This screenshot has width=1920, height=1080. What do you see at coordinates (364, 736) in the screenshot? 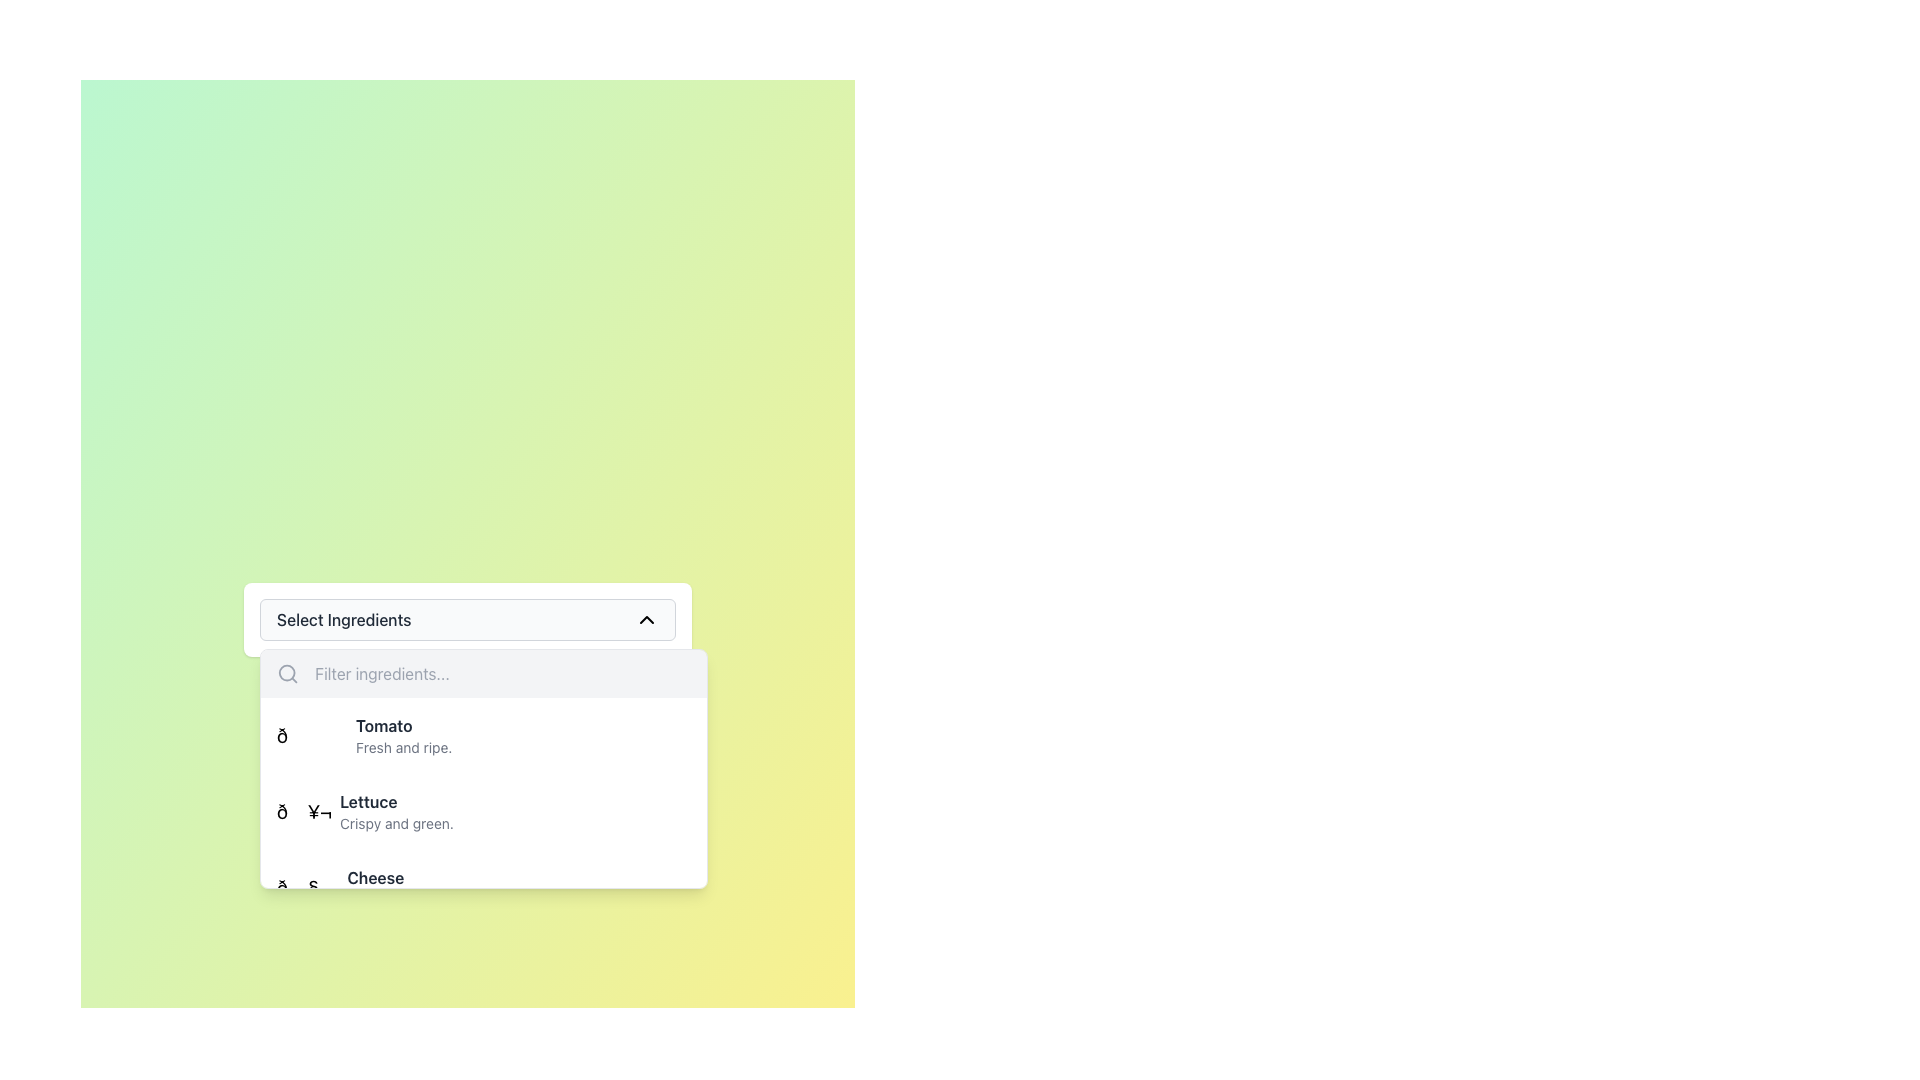
I see `the 'Tomato' ingredient list item` at bounding box center [364, 736].